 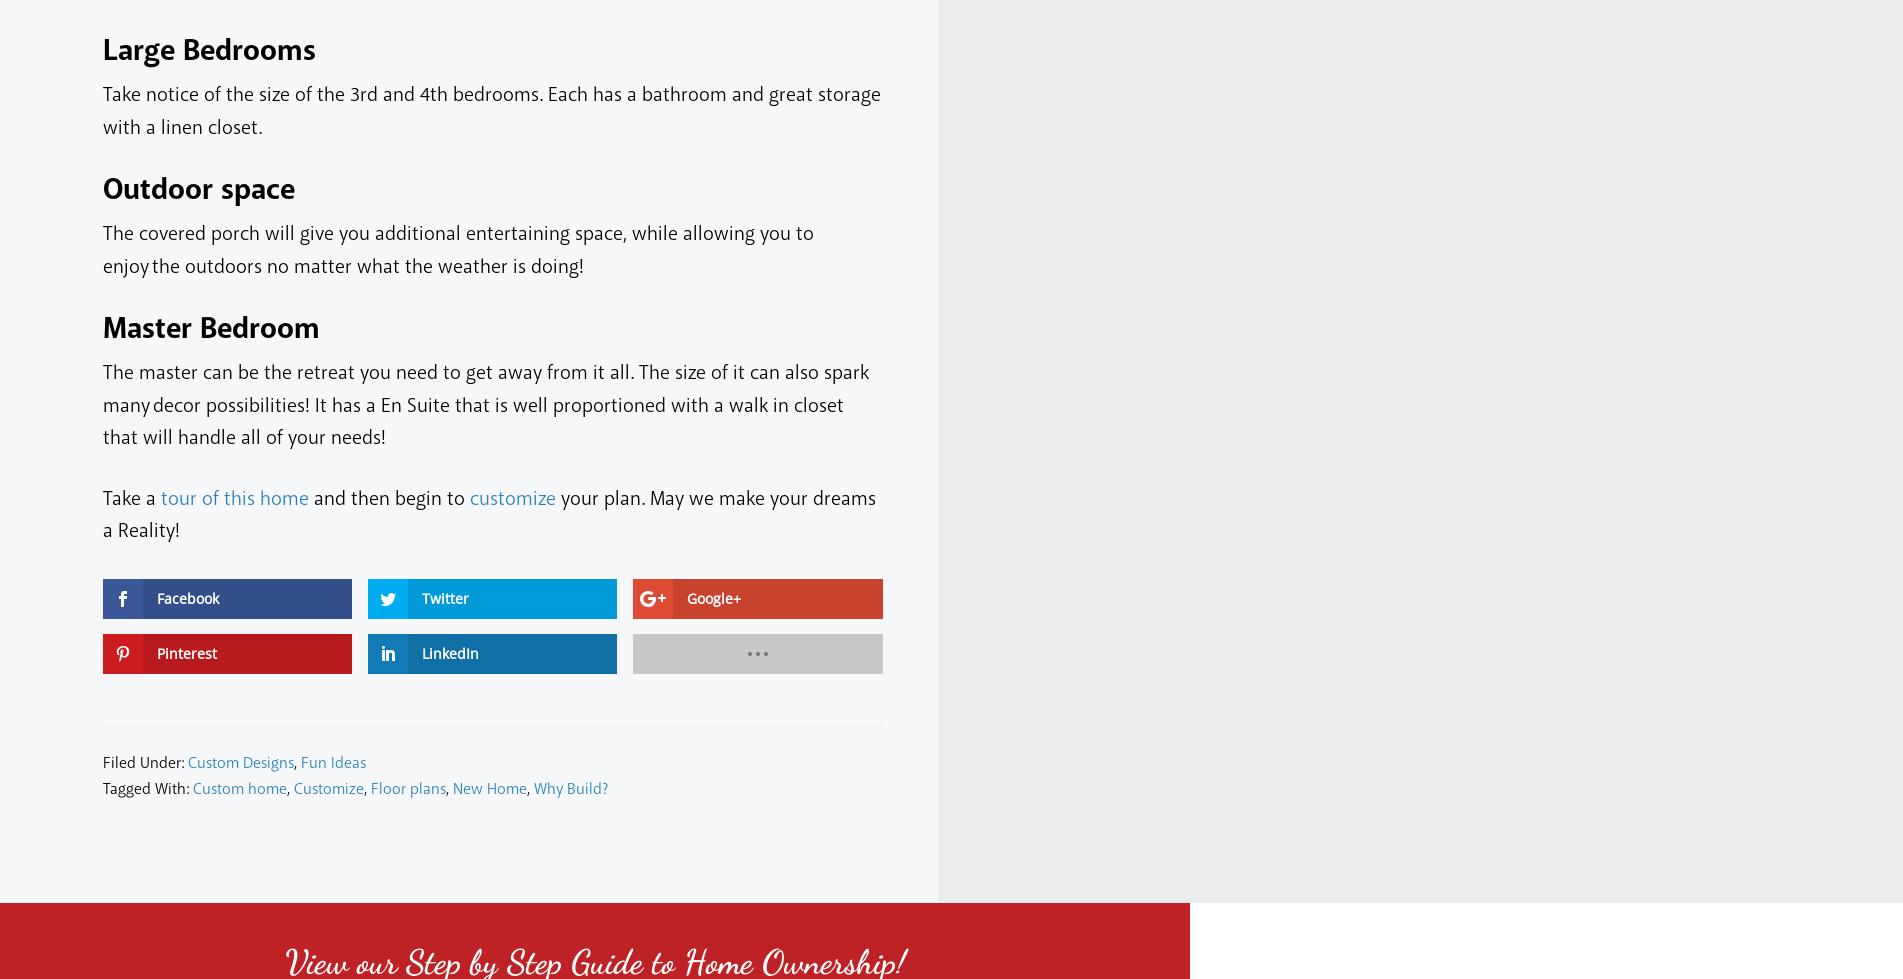 I want to click on 'Filed Under:', so click(x=144, y=761).